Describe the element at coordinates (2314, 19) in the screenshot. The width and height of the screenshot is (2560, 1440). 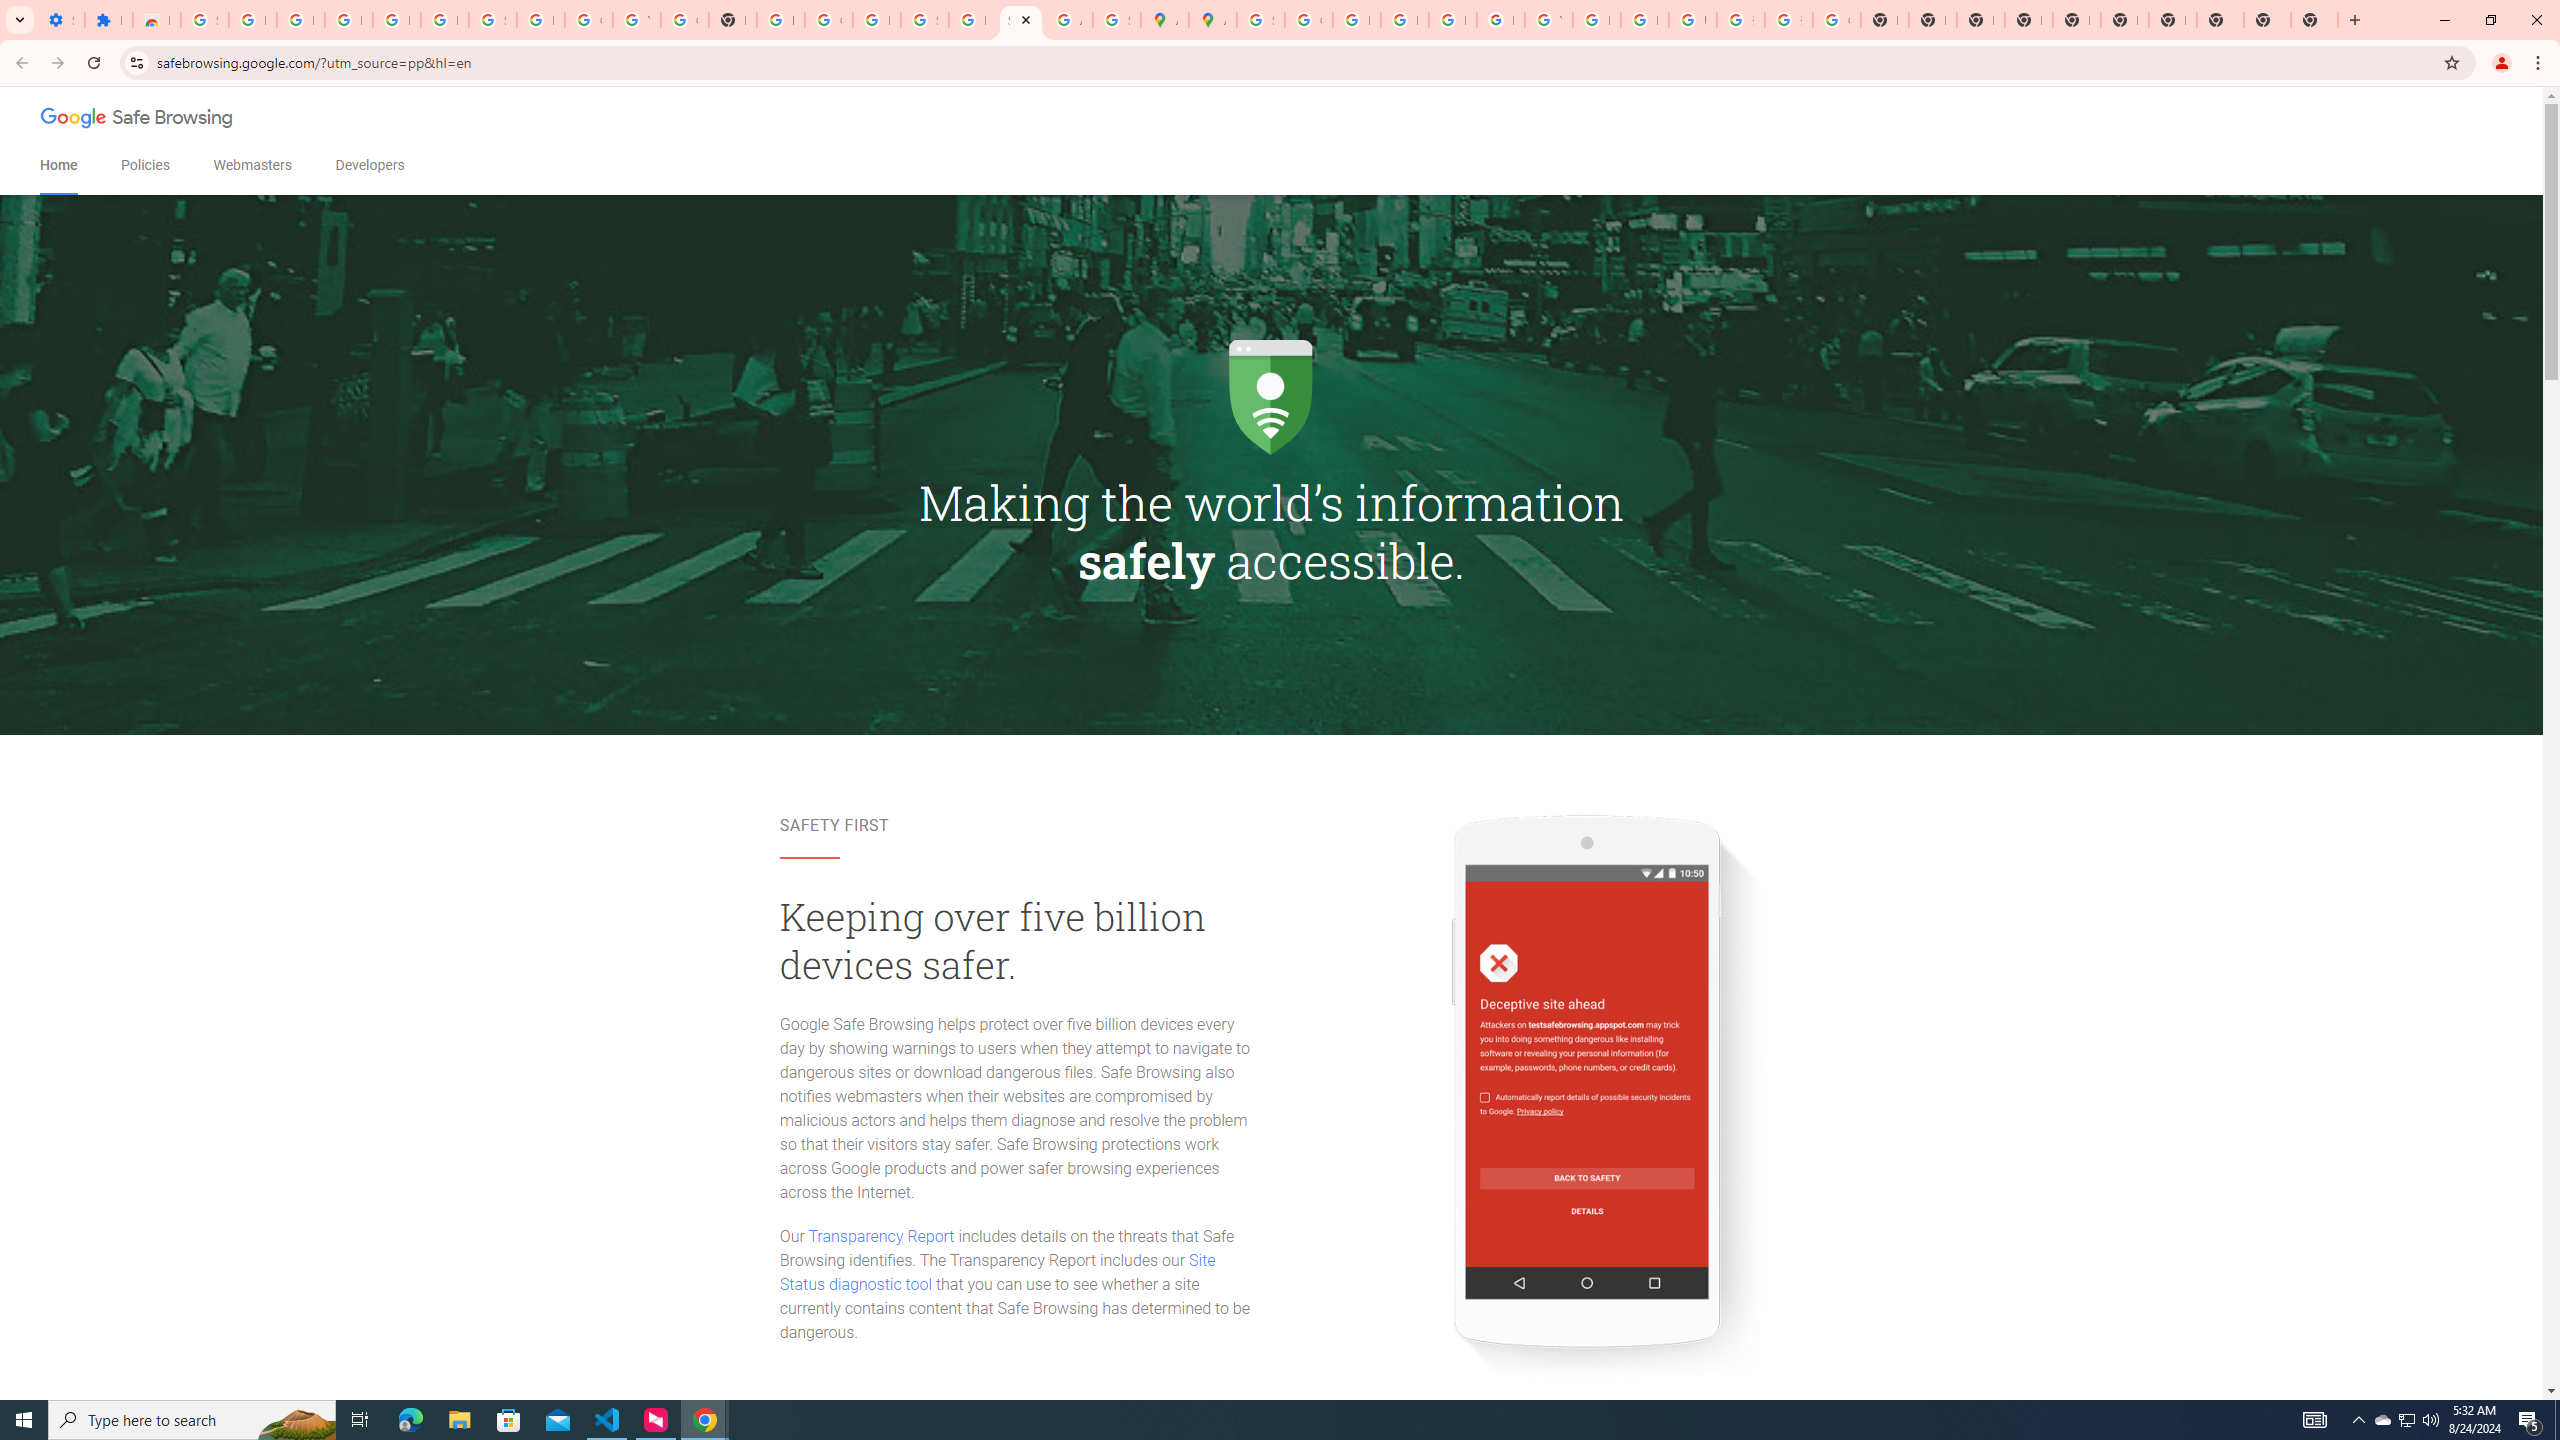
I see `'New Tab'` at that location.